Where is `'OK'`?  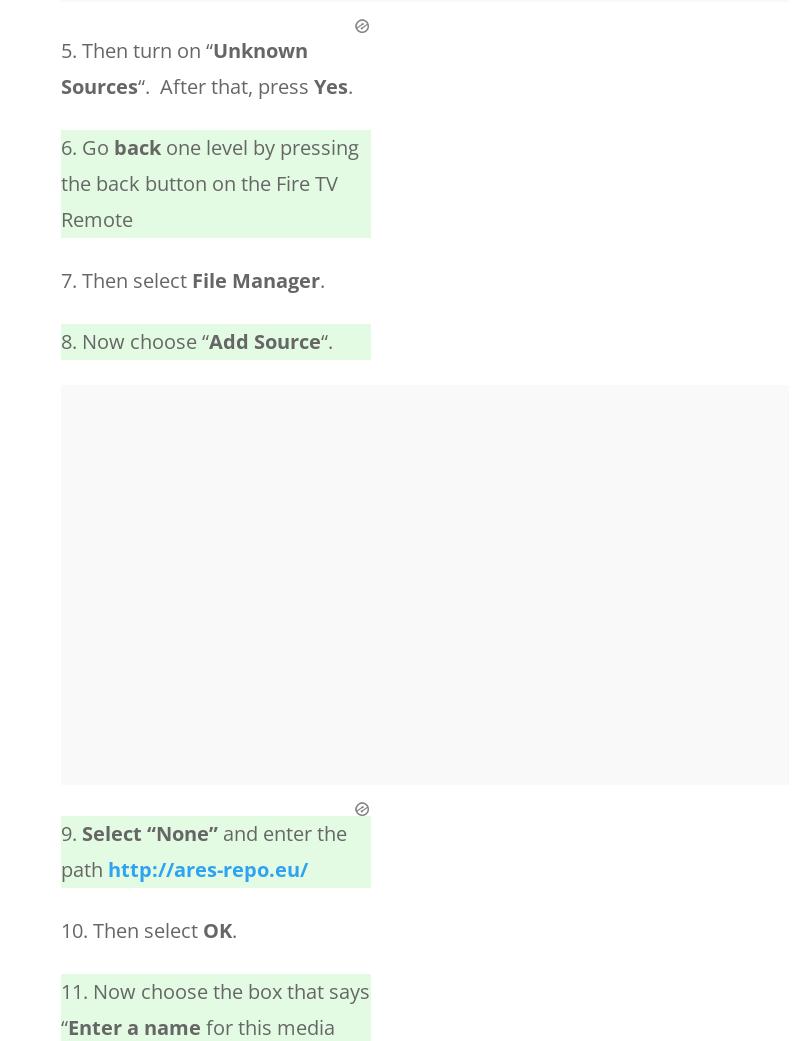
'OK' is located at coordinates (216, 929).